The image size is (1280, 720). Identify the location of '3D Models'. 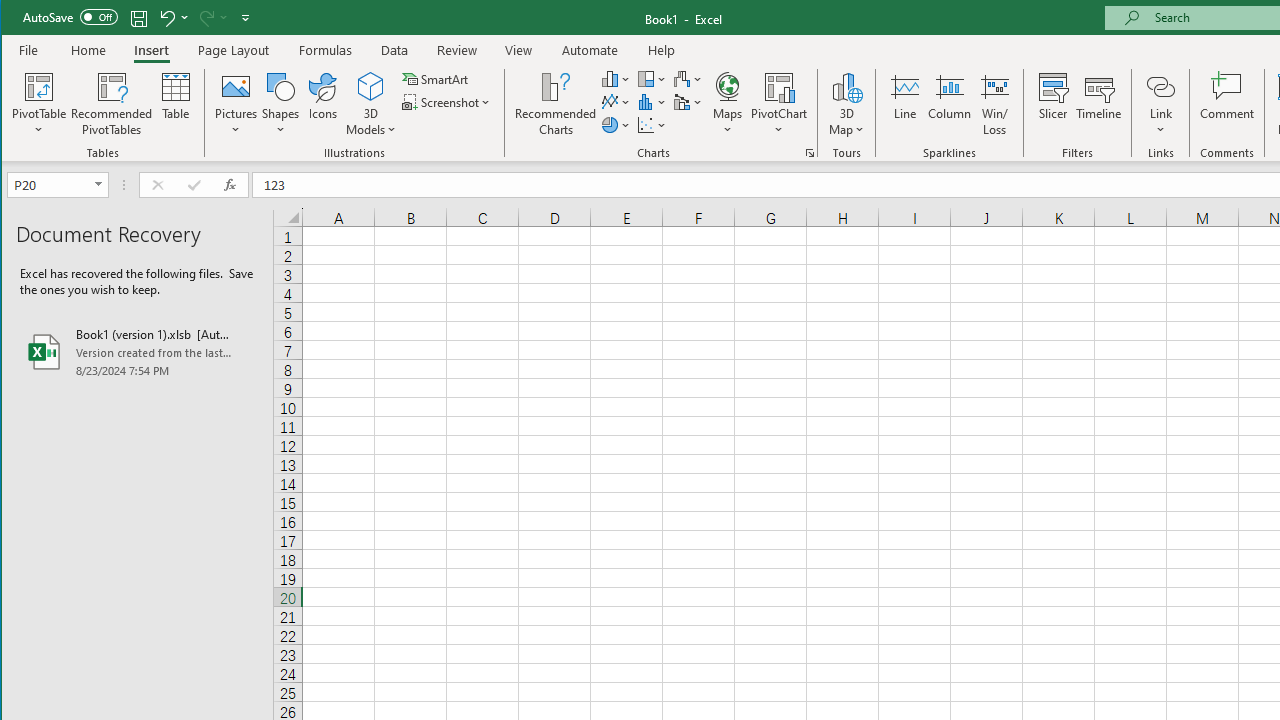
(371, 85).